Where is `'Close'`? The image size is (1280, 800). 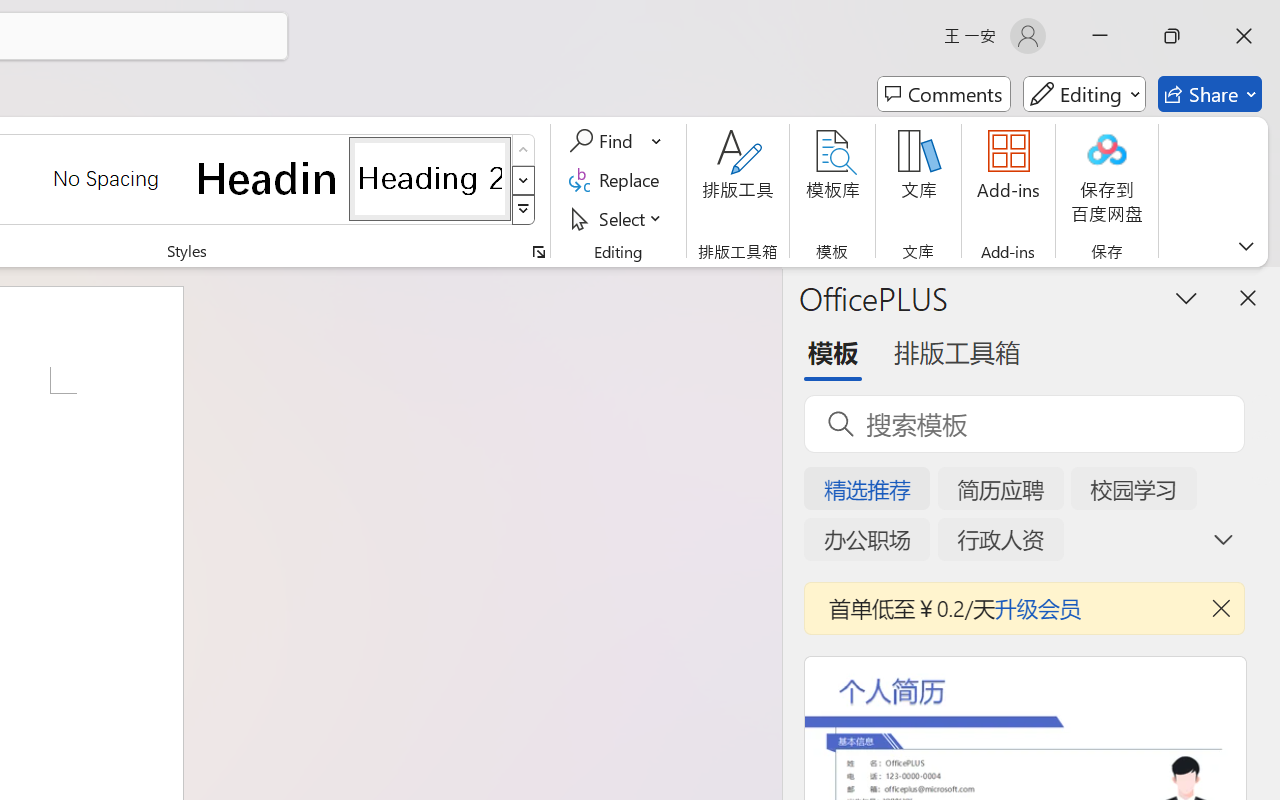
'Close' is located at coordinates (1243, 35).